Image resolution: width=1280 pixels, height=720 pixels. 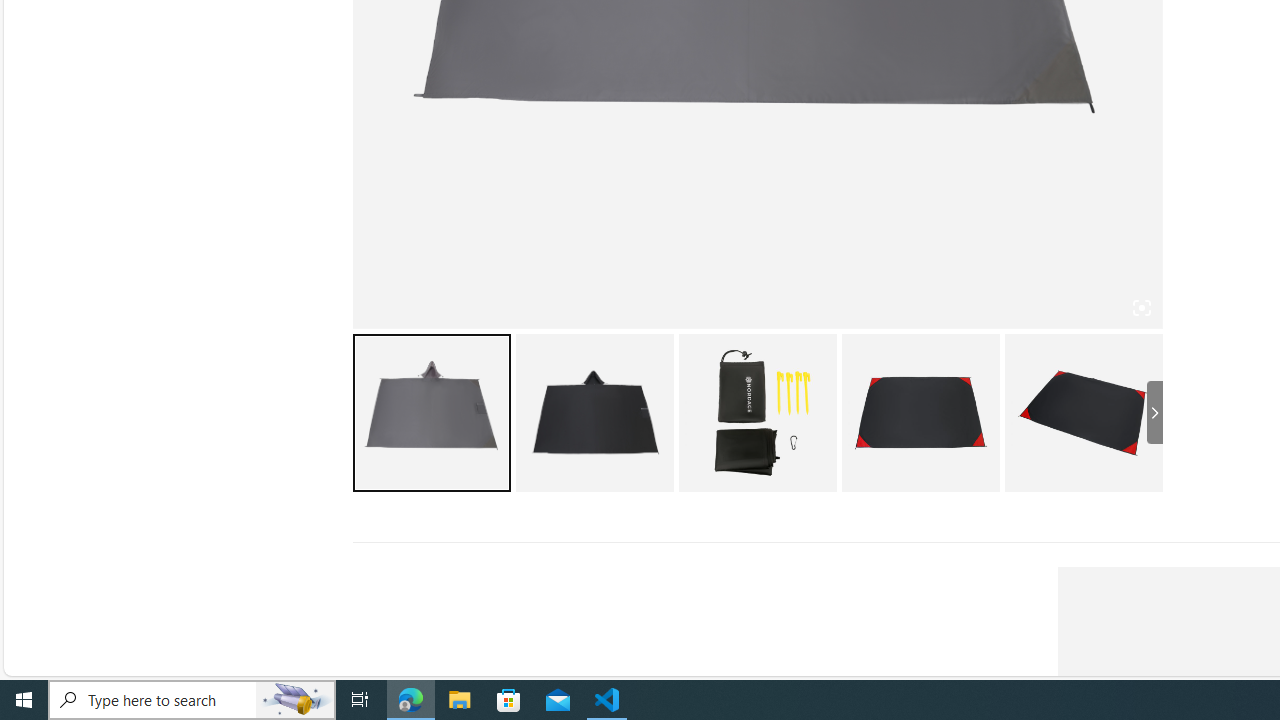 I want to click on 'Class: iconic-woothumbs-fullscreen', so click(x=1141, y=307).